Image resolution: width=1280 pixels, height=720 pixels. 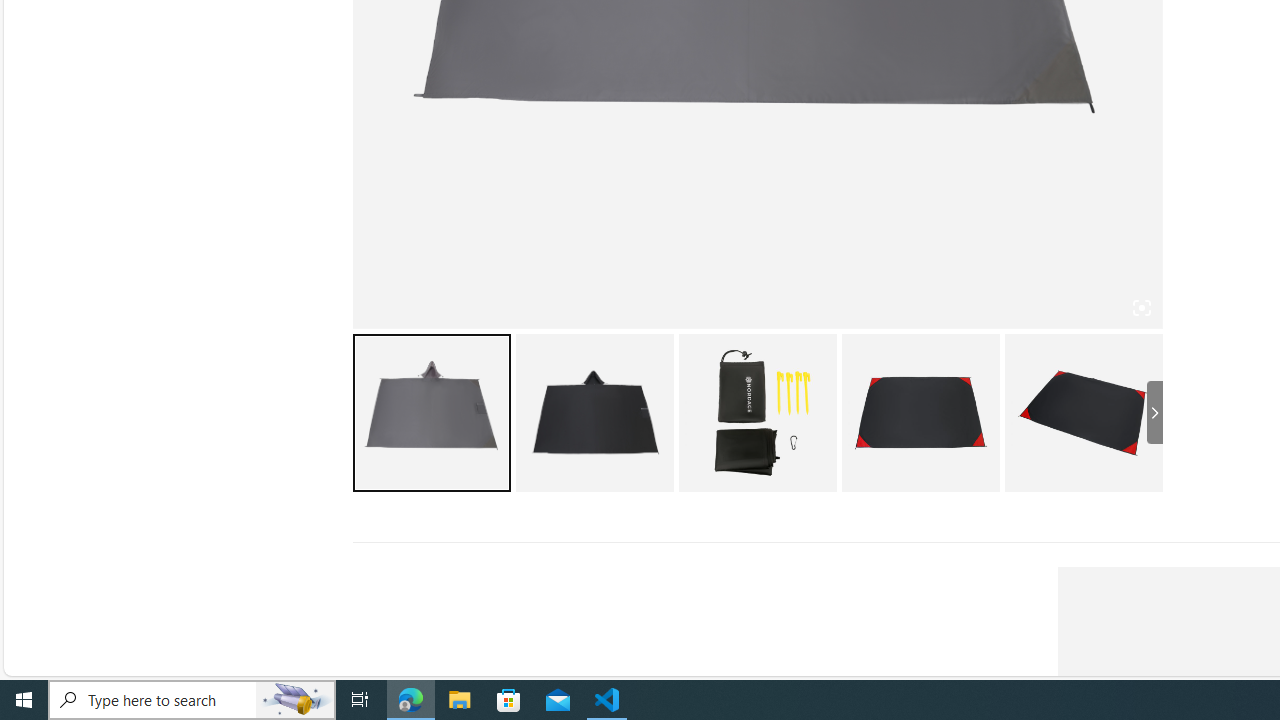 I want to click on 'Class: iconic-woothumbs-fullscreen', so click(x=1141, y=307).